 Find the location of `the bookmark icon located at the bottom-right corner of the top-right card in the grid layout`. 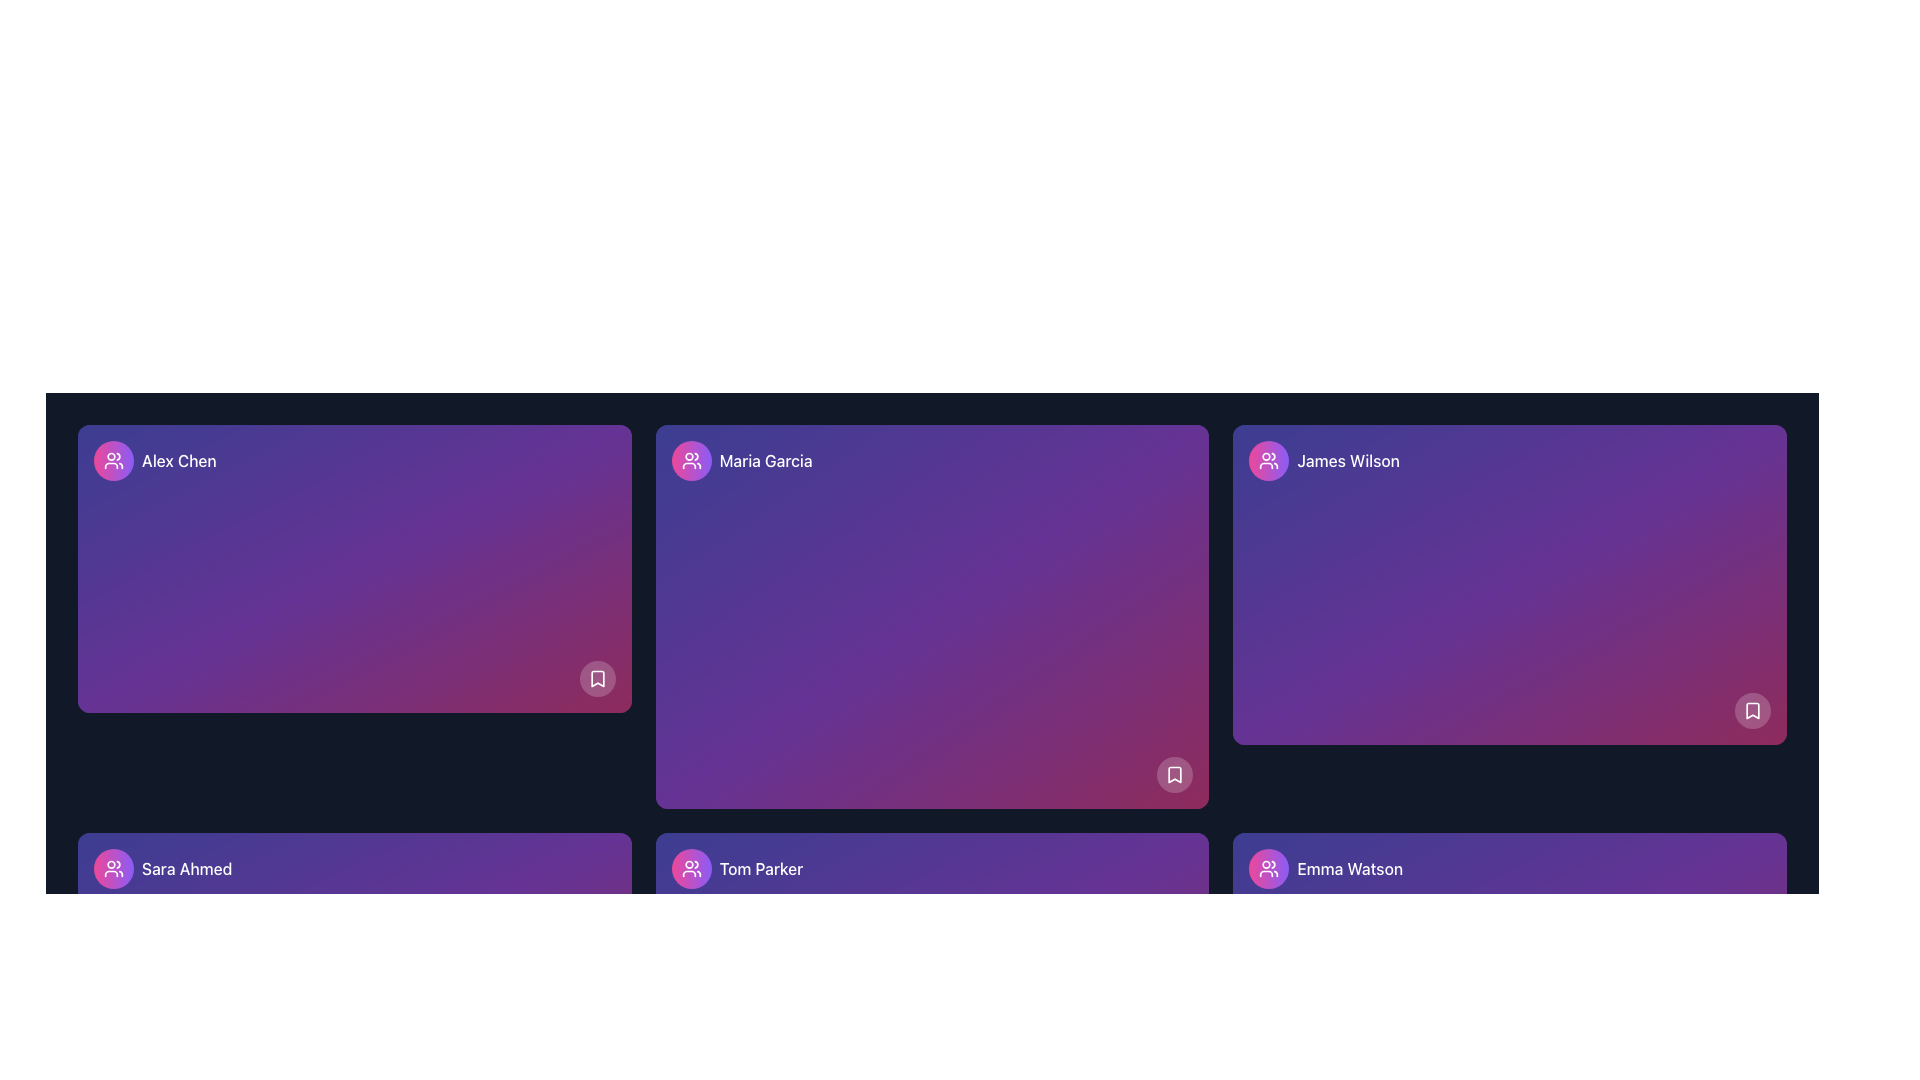

the bookmark icon located at the bottom-right corner of the top-right card in the grid layout is located at coordinates (596, 677).